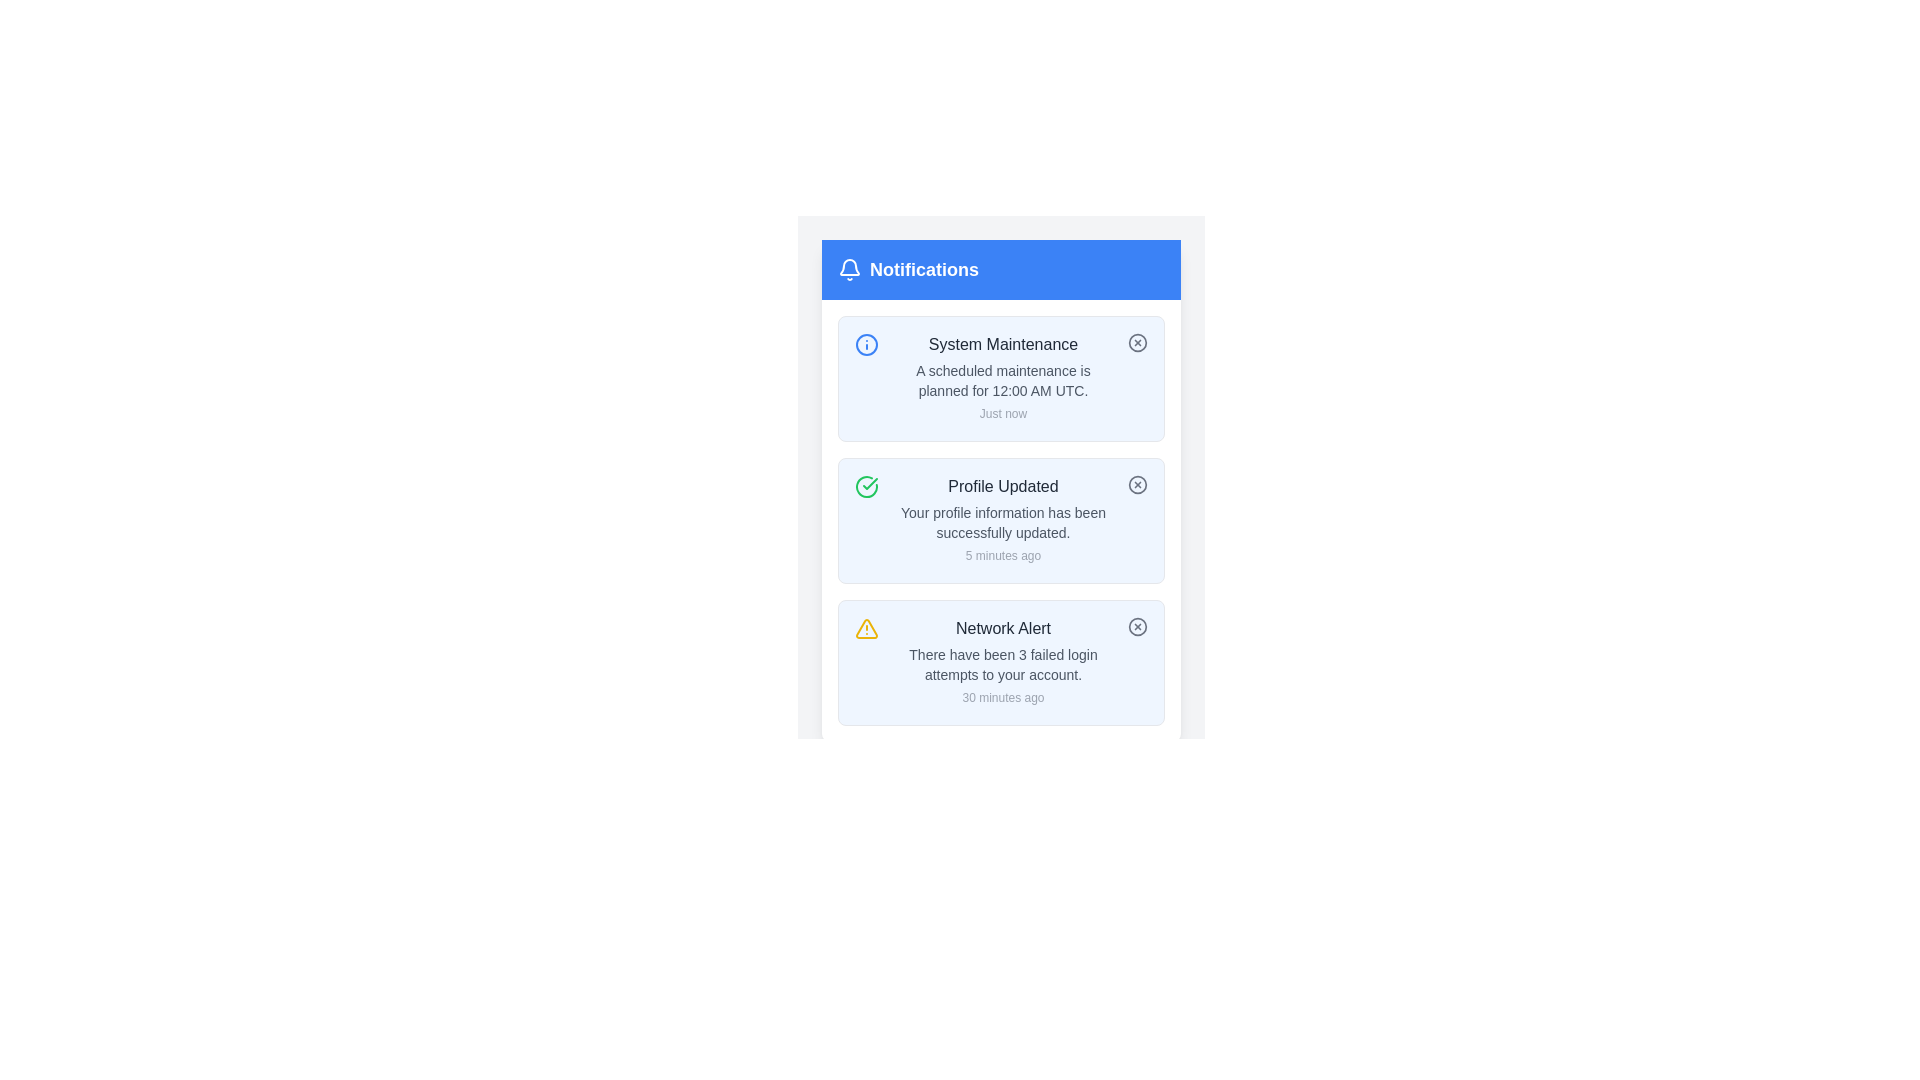  What do you see at coordinates (849, 270) in the screenshot?
I see `the notification icon located at the top-left corner of the blue notification banner, which indicates the presence of notifications` at bounding box center [849, 270].